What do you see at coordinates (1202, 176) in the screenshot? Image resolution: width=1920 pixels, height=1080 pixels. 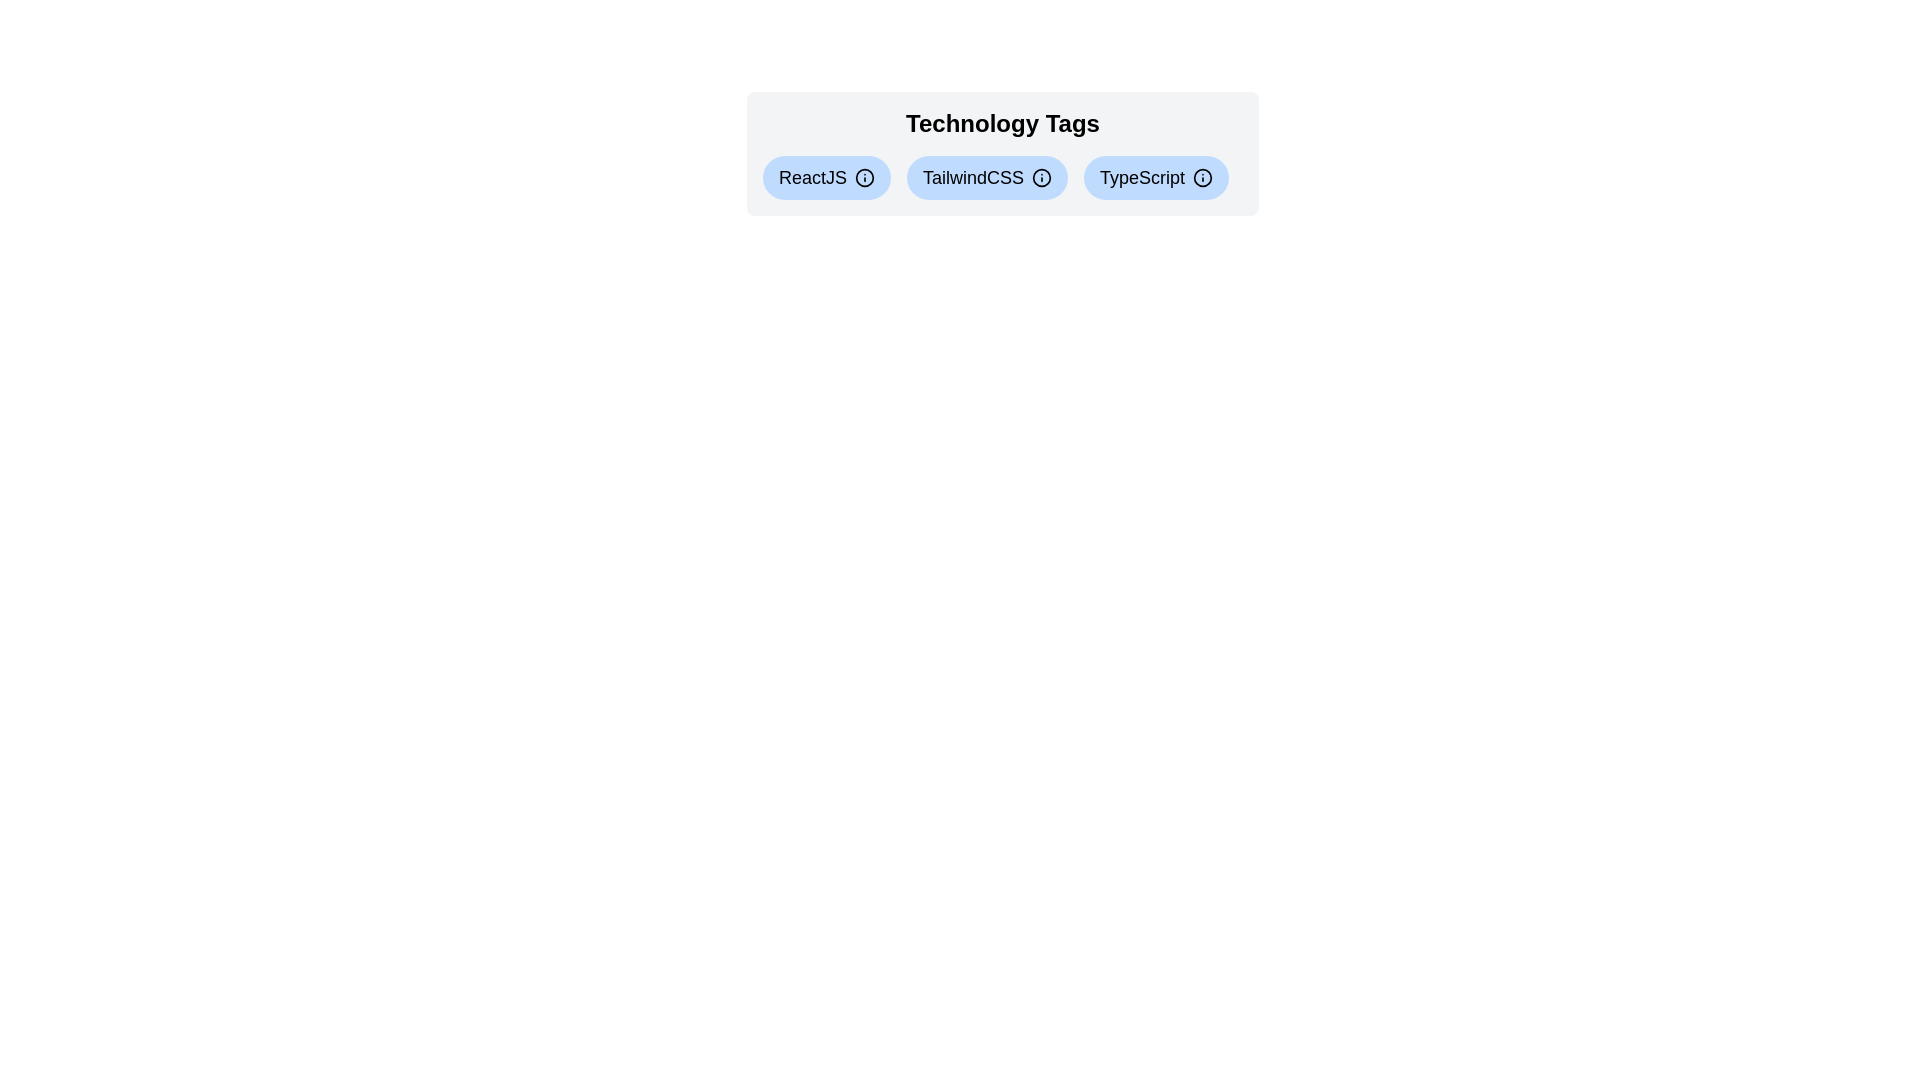 I see `the 'Info' icon of the tag labeled TypeScript` at bounding box center [1202, 176].